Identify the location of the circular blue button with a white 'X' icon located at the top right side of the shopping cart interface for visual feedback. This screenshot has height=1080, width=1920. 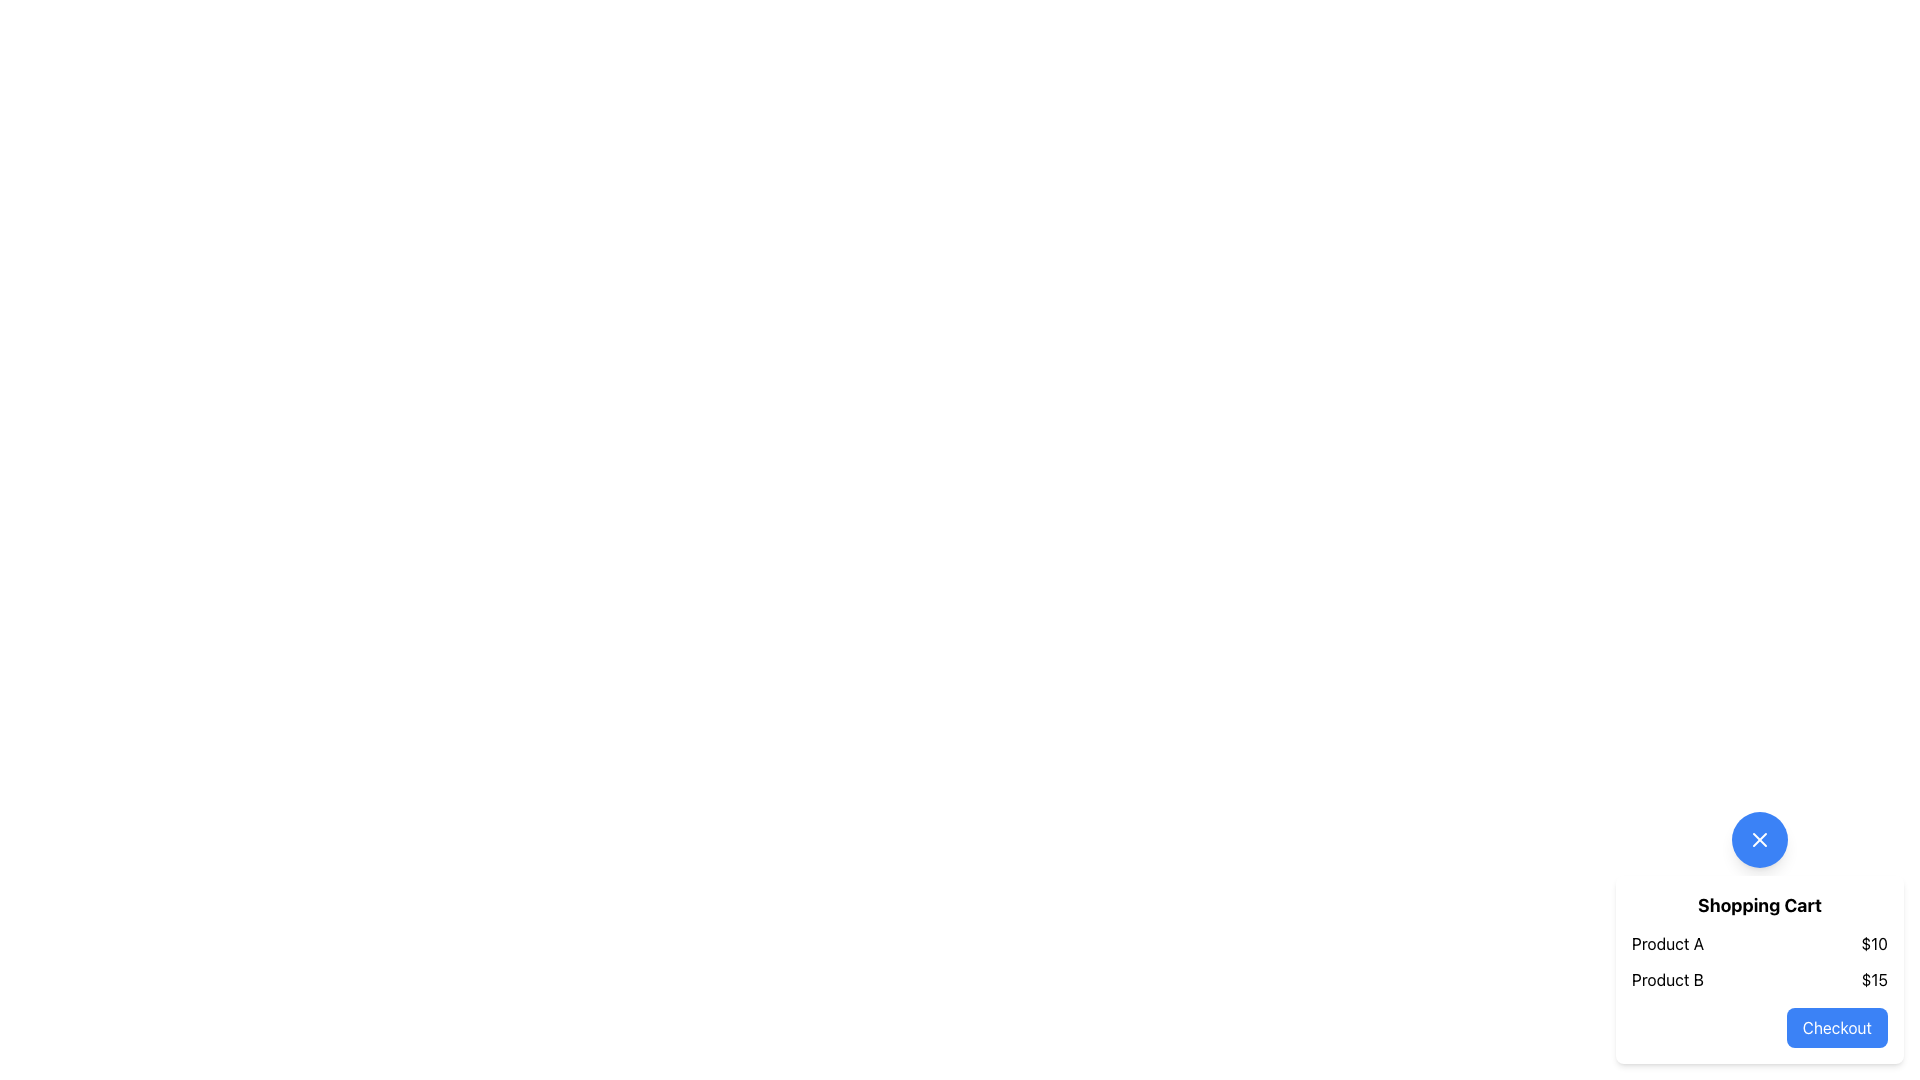
(1760, 840).